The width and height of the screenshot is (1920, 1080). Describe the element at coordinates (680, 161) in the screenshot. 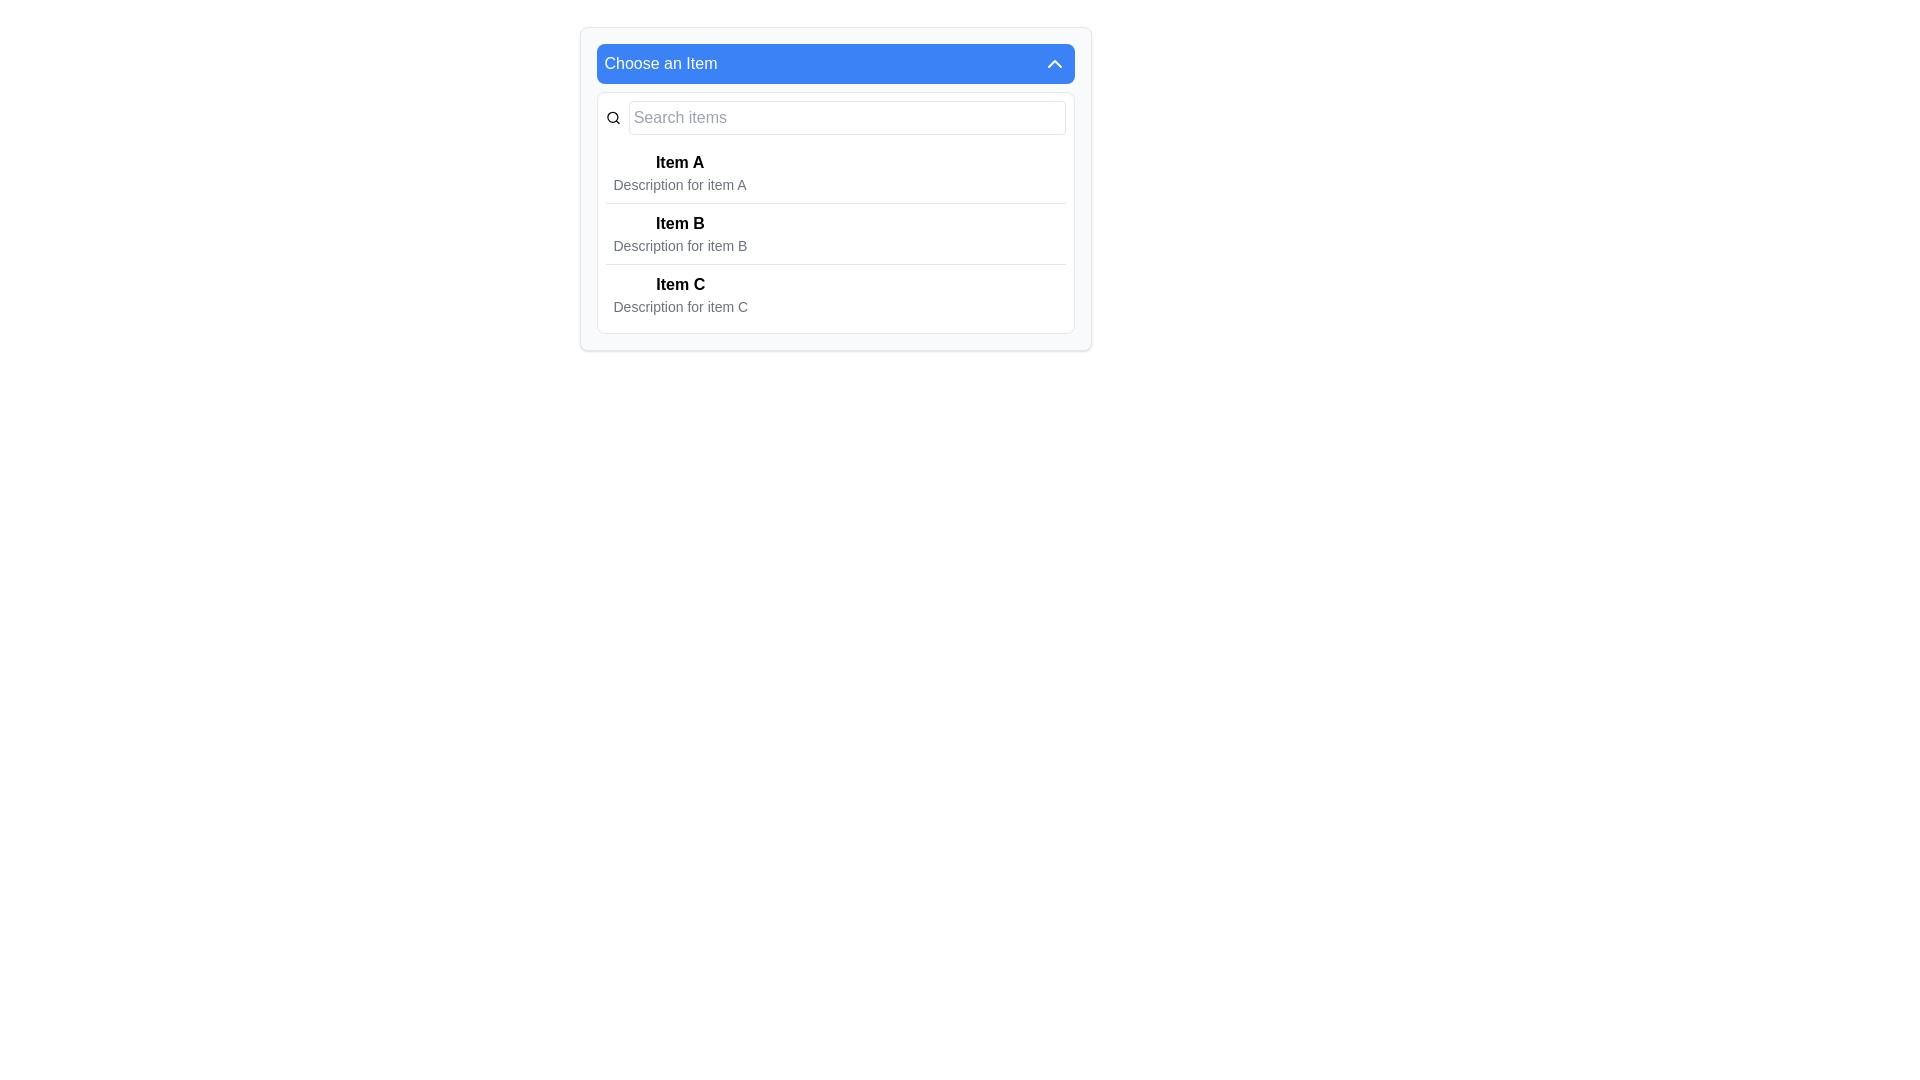

I see `the bolded text label at the top of the dropdown menu list, which serves as the title for the list item` at that location.